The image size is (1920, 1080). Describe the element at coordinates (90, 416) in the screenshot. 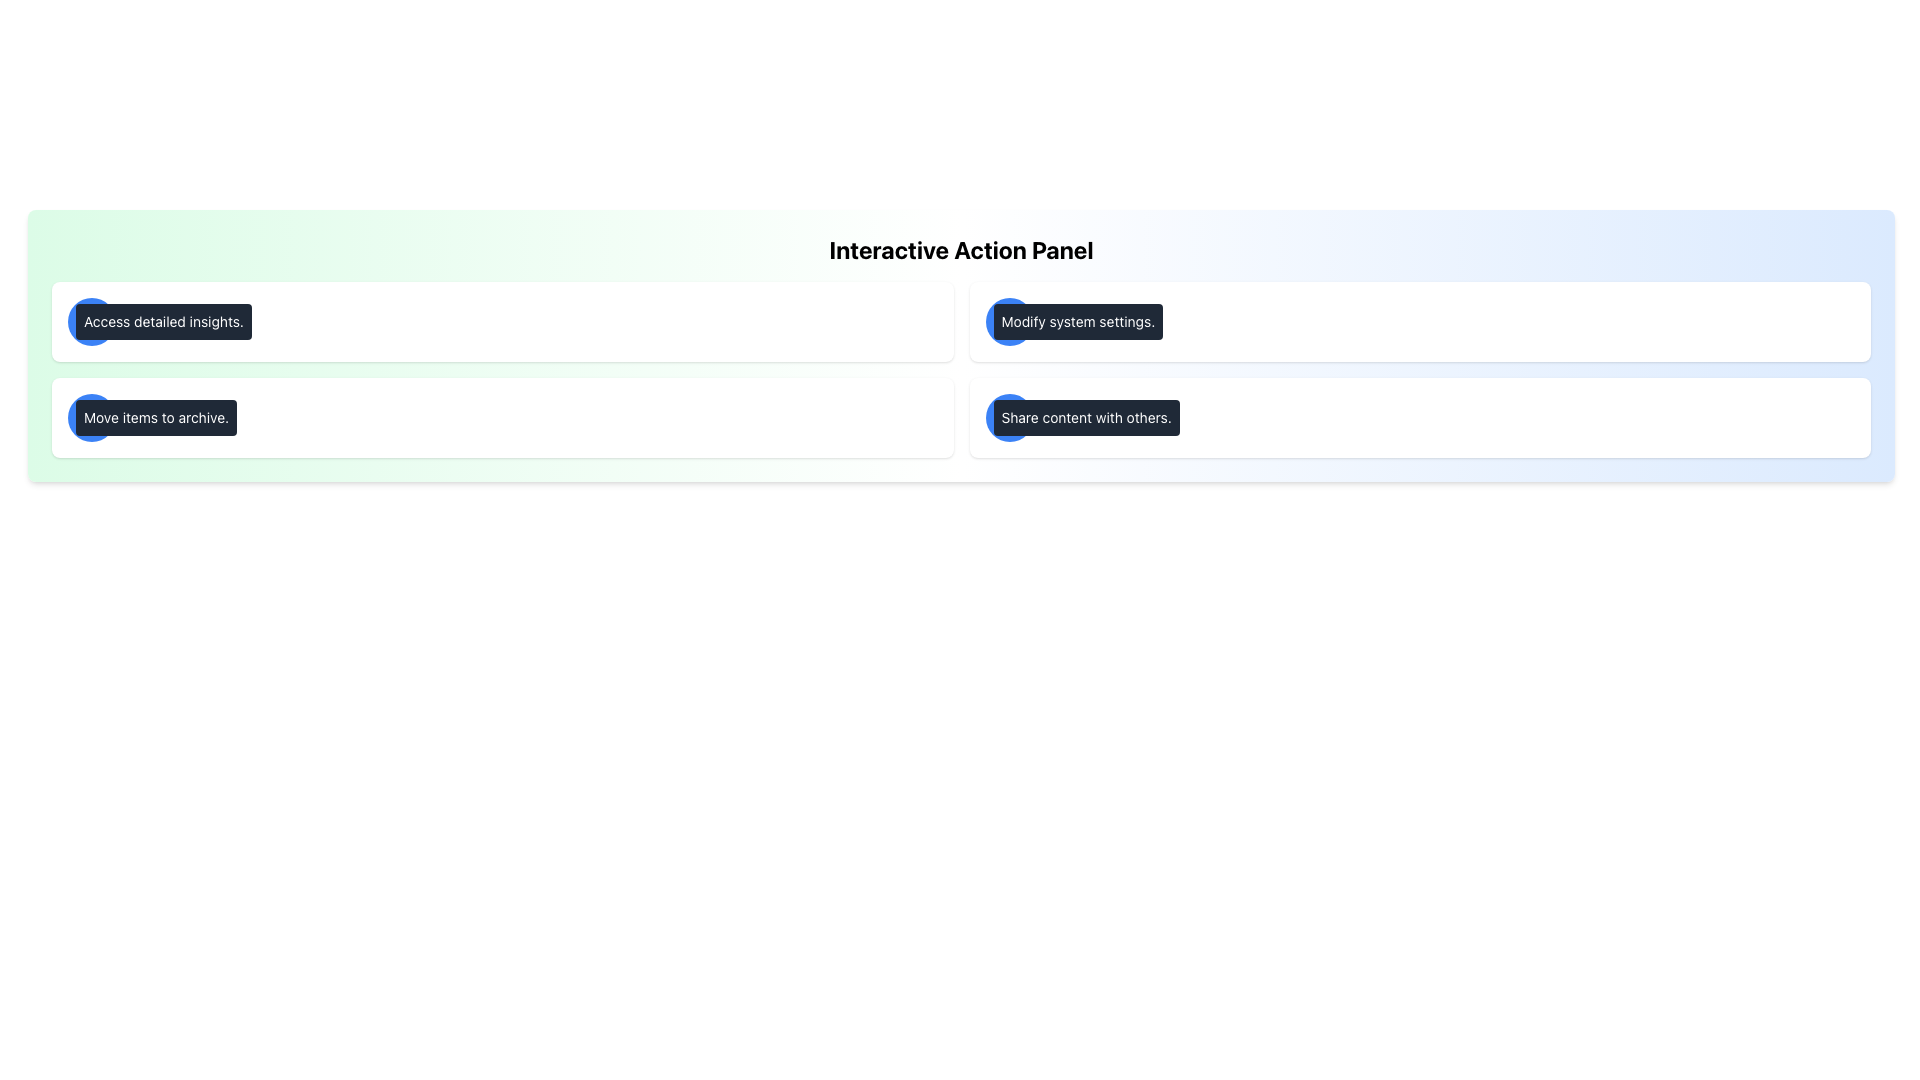

I see `the Icon button located in the first item of a vertically stacked list, positioned at the leftmost area above the text label 'Move items to archive.'` at that location.